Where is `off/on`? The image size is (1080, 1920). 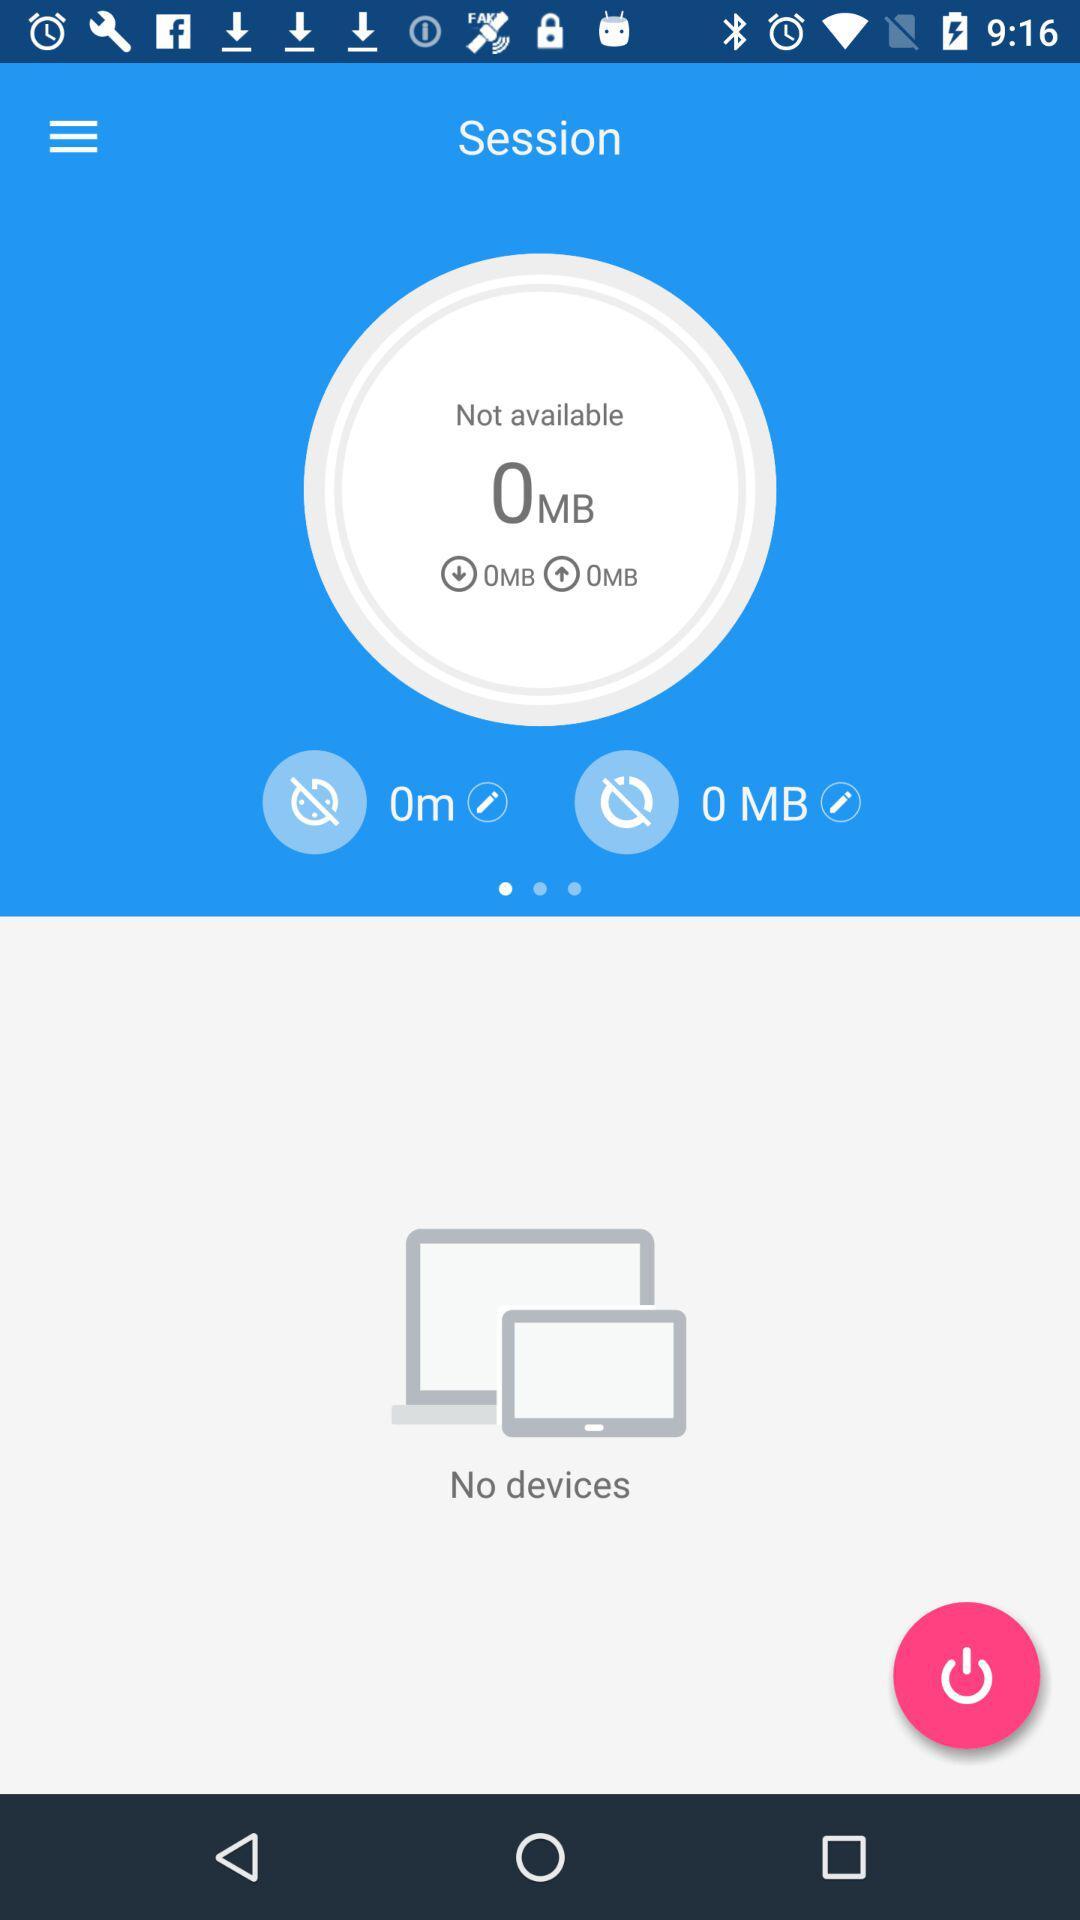 off/on is located at coordinates (965, 1675).